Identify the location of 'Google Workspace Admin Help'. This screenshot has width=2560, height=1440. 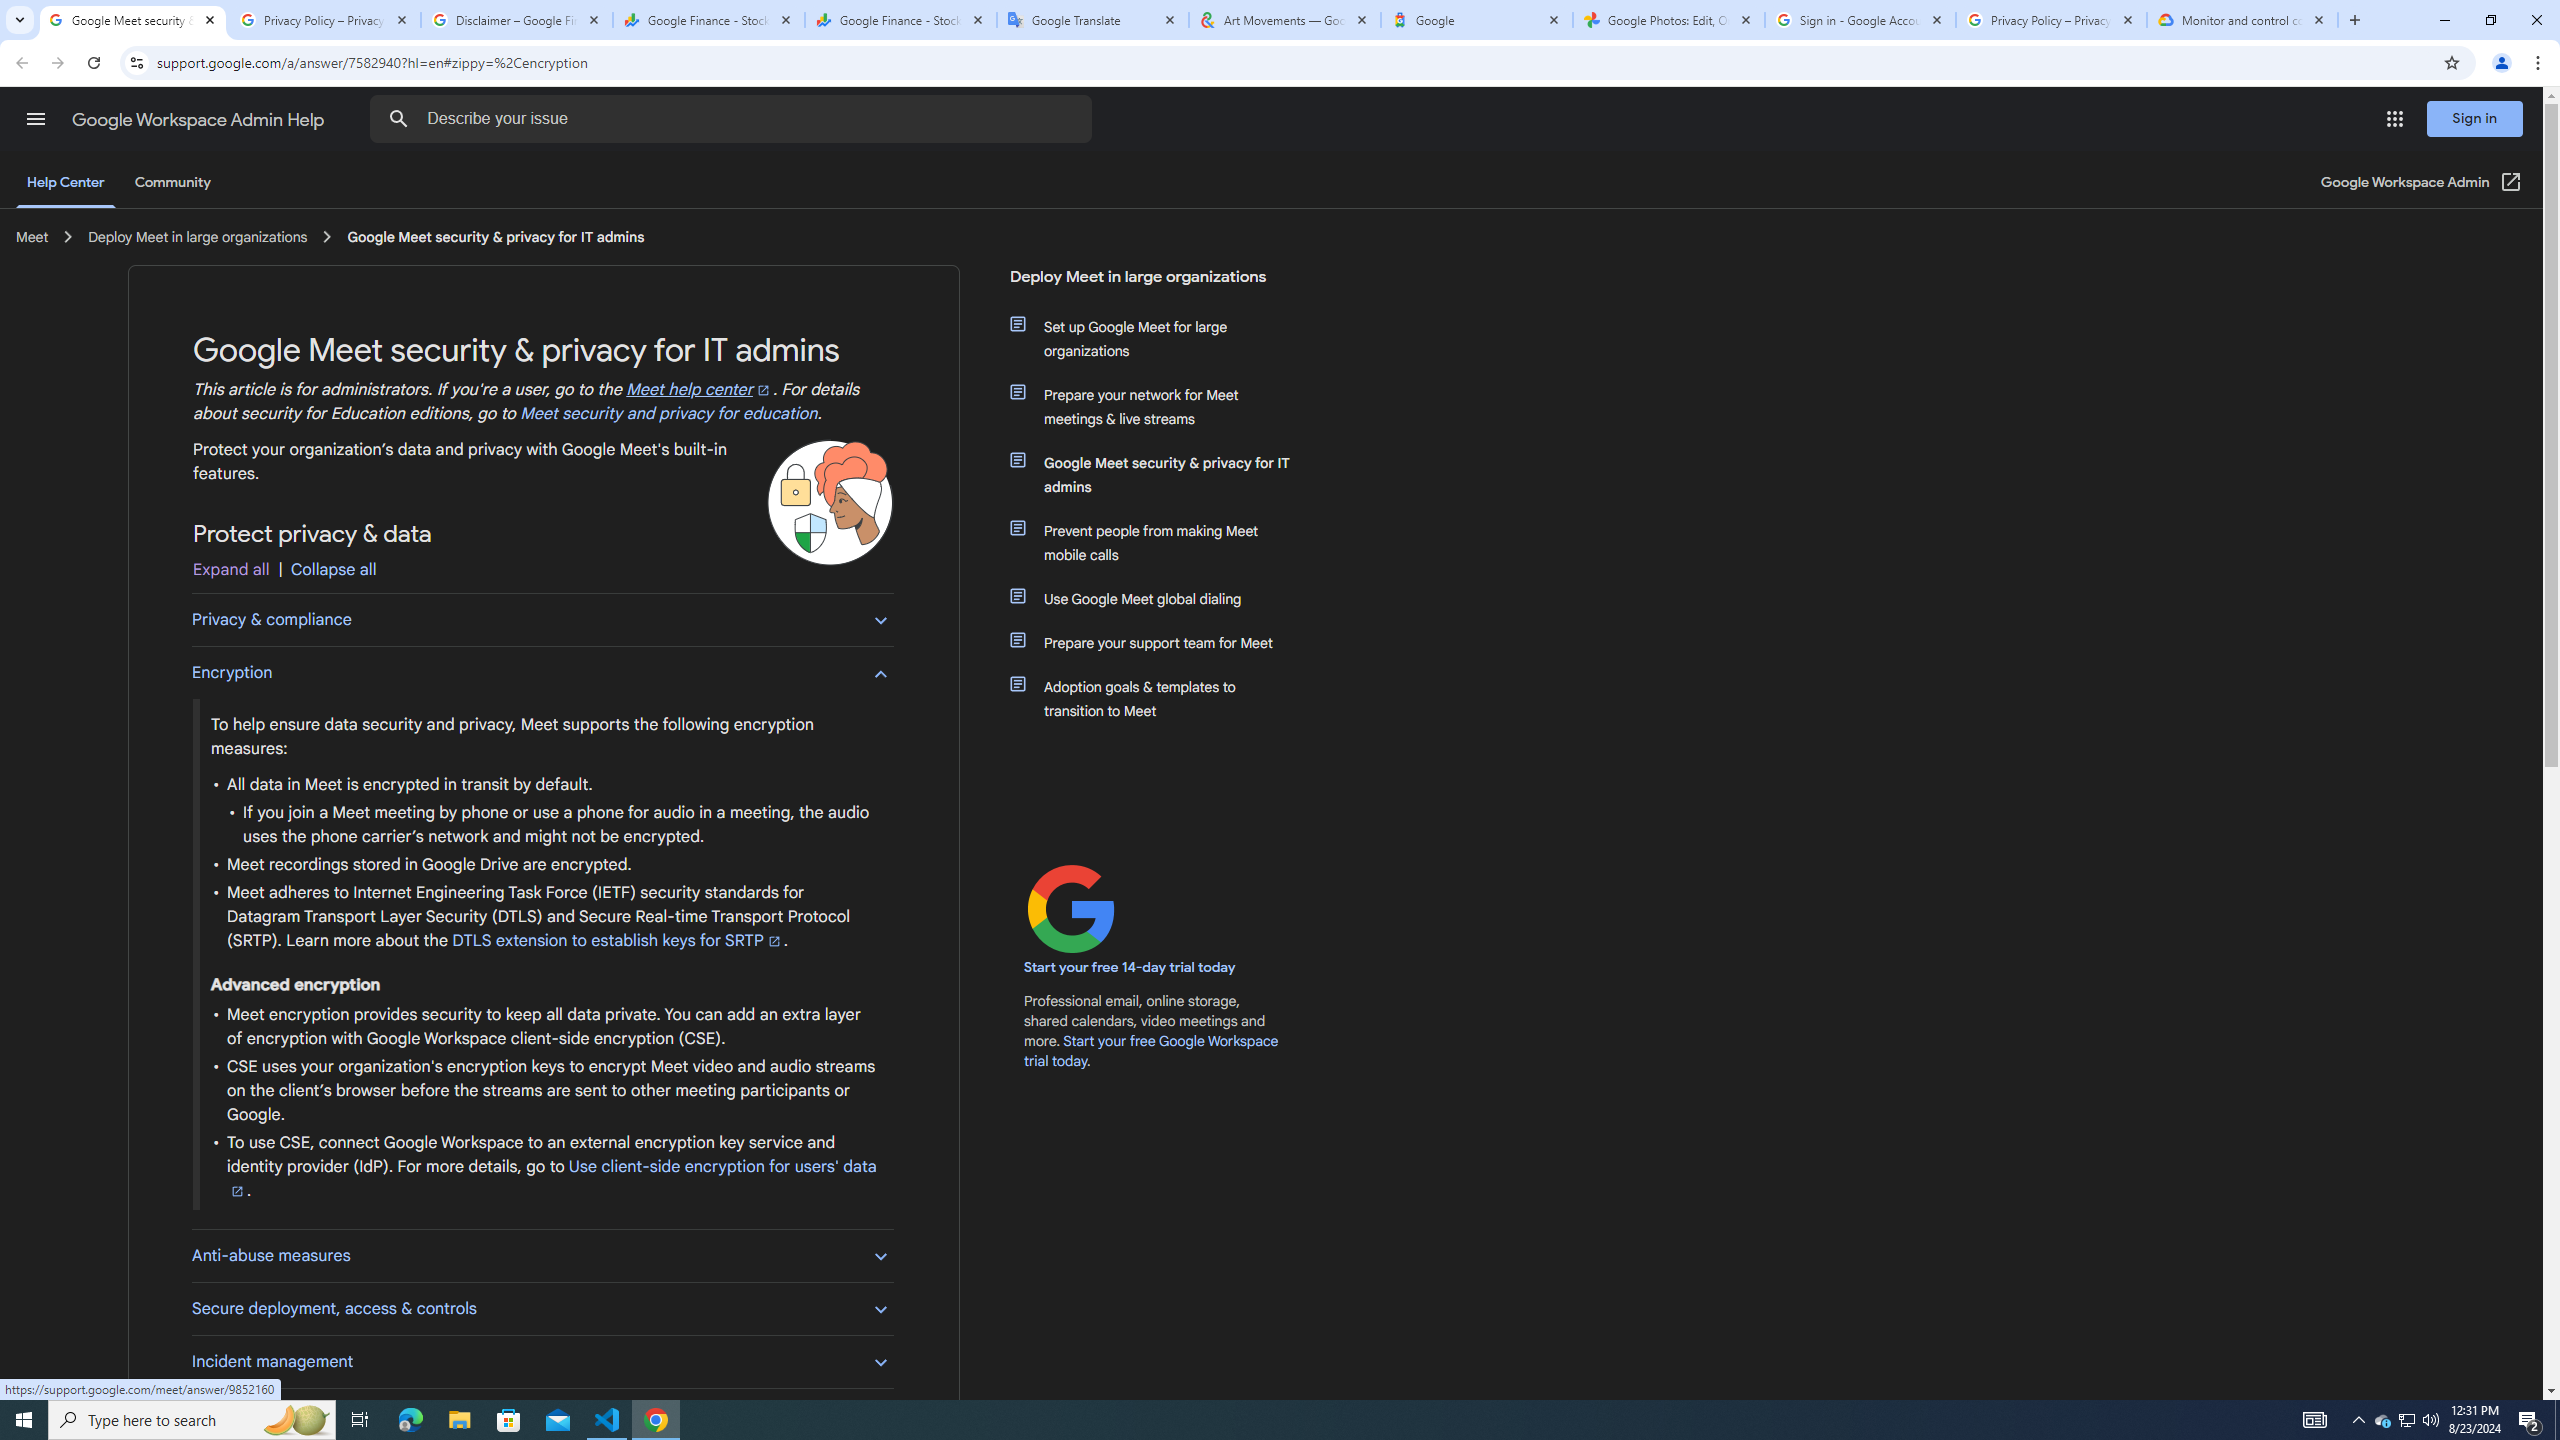
(199, 119).